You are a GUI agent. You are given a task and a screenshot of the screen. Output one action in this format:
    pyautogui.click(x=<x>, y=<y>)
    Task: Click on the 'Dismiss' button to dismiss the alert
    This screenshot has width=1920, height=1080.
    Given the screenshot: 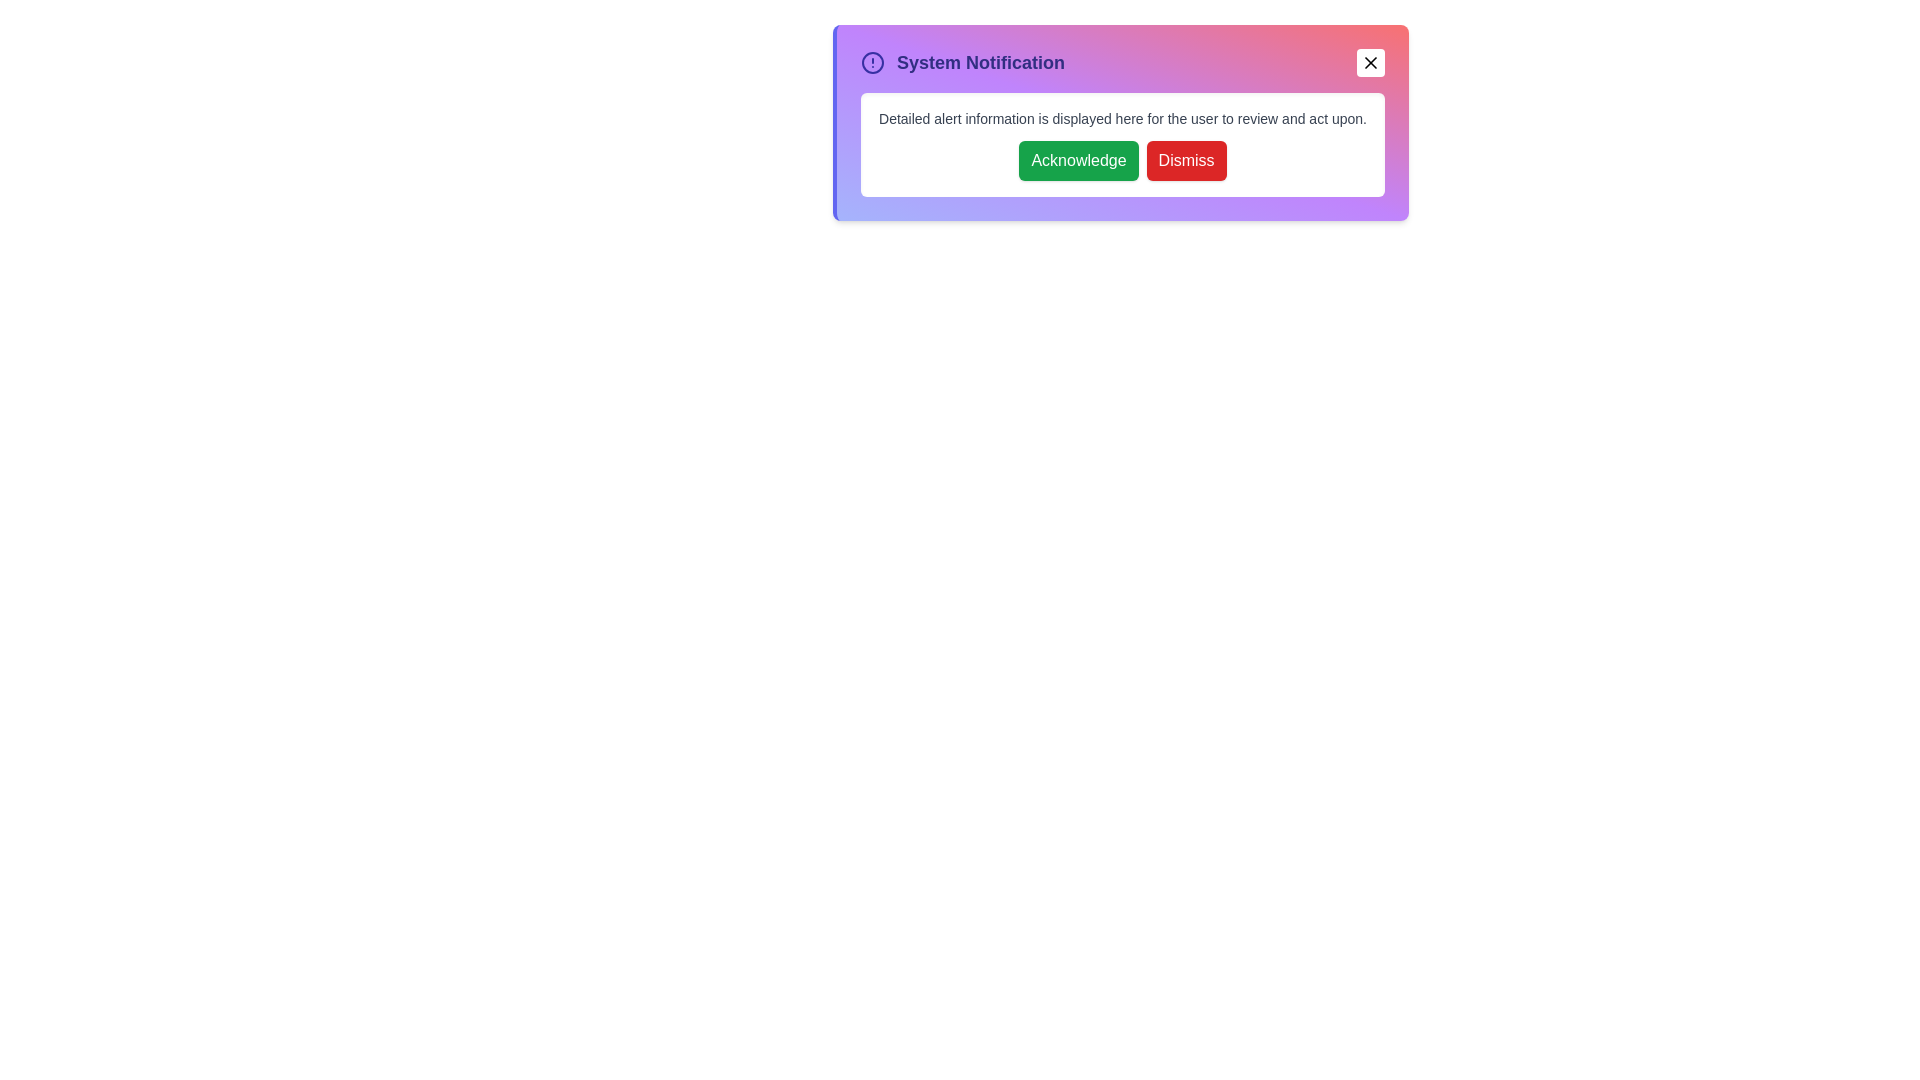 What is the action you would take?
    pyautogui.click(x=1186, y=160)
    